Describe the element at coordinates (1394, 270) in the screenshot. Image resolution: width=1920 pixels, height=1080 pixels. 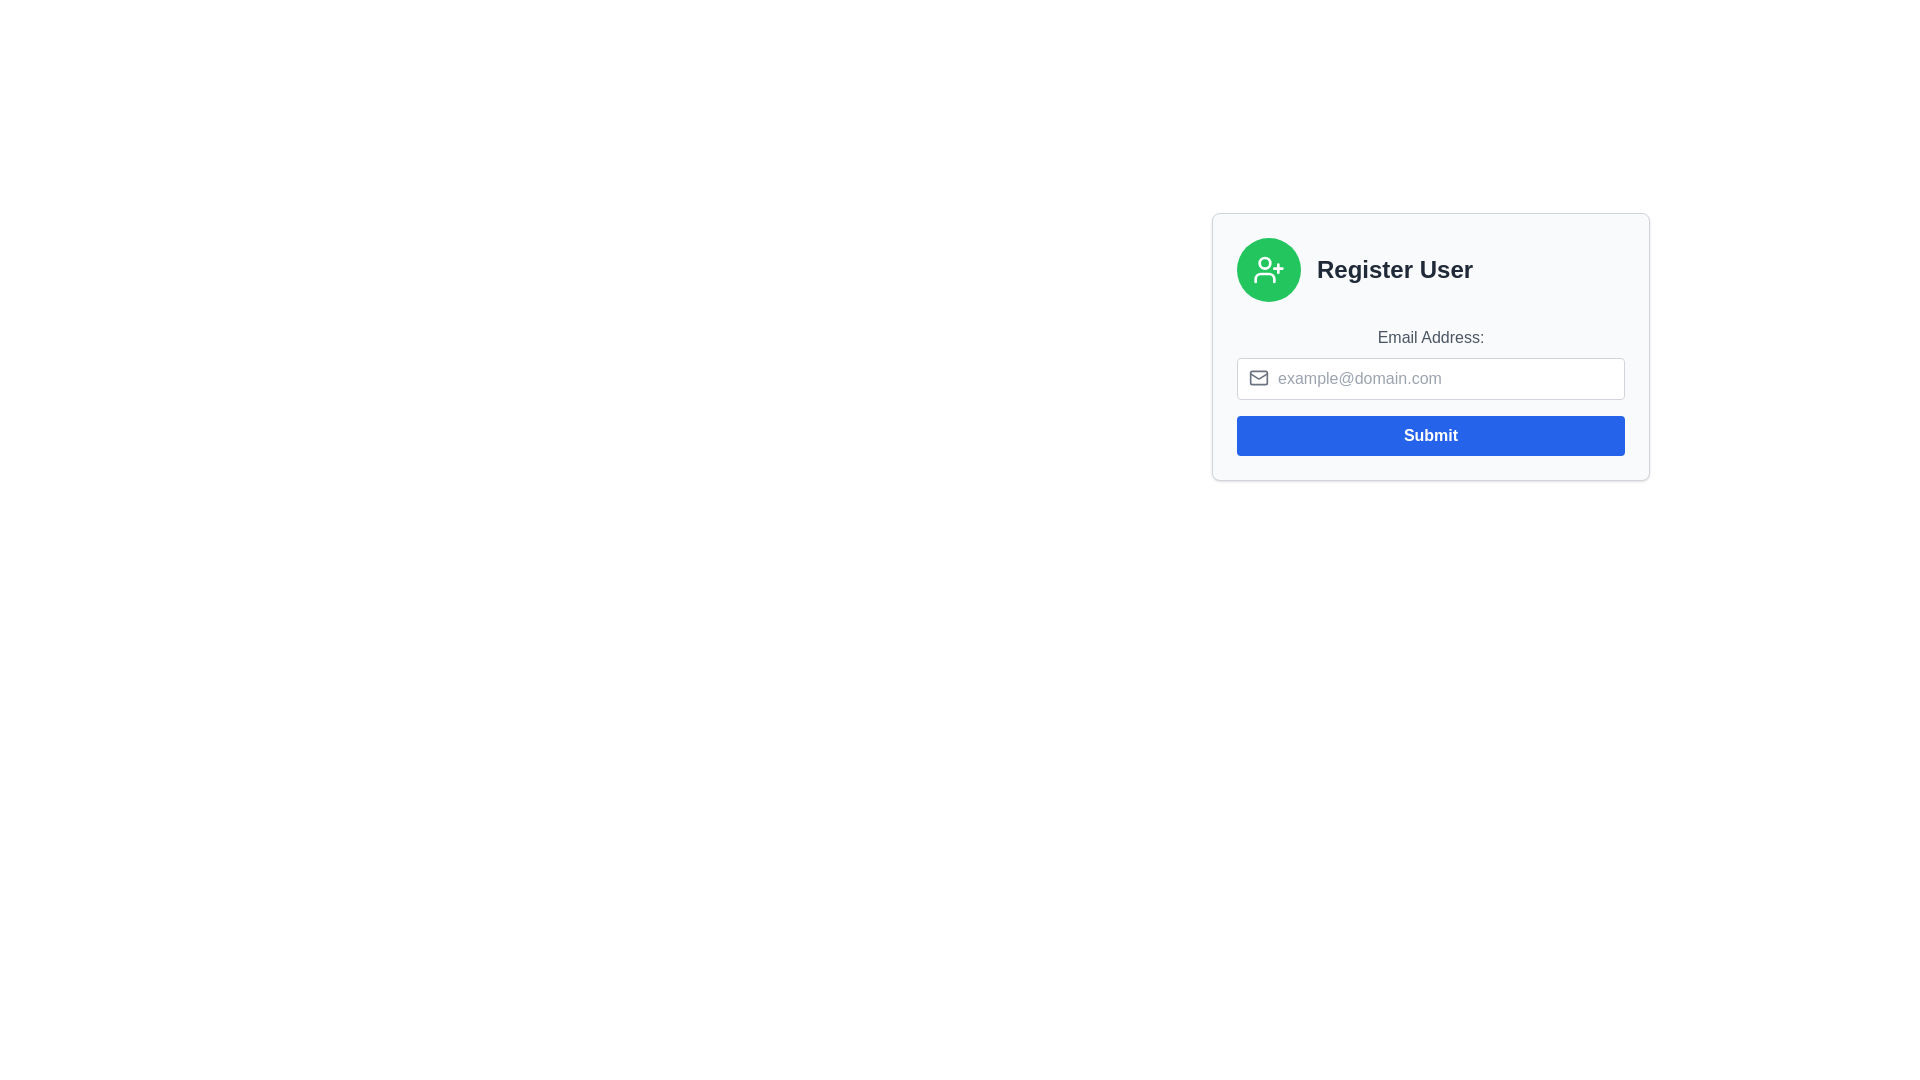
I see `the non-interactive text label or heading that indicates the purpose of the form, positioned to the right of a green user icon` at that location.